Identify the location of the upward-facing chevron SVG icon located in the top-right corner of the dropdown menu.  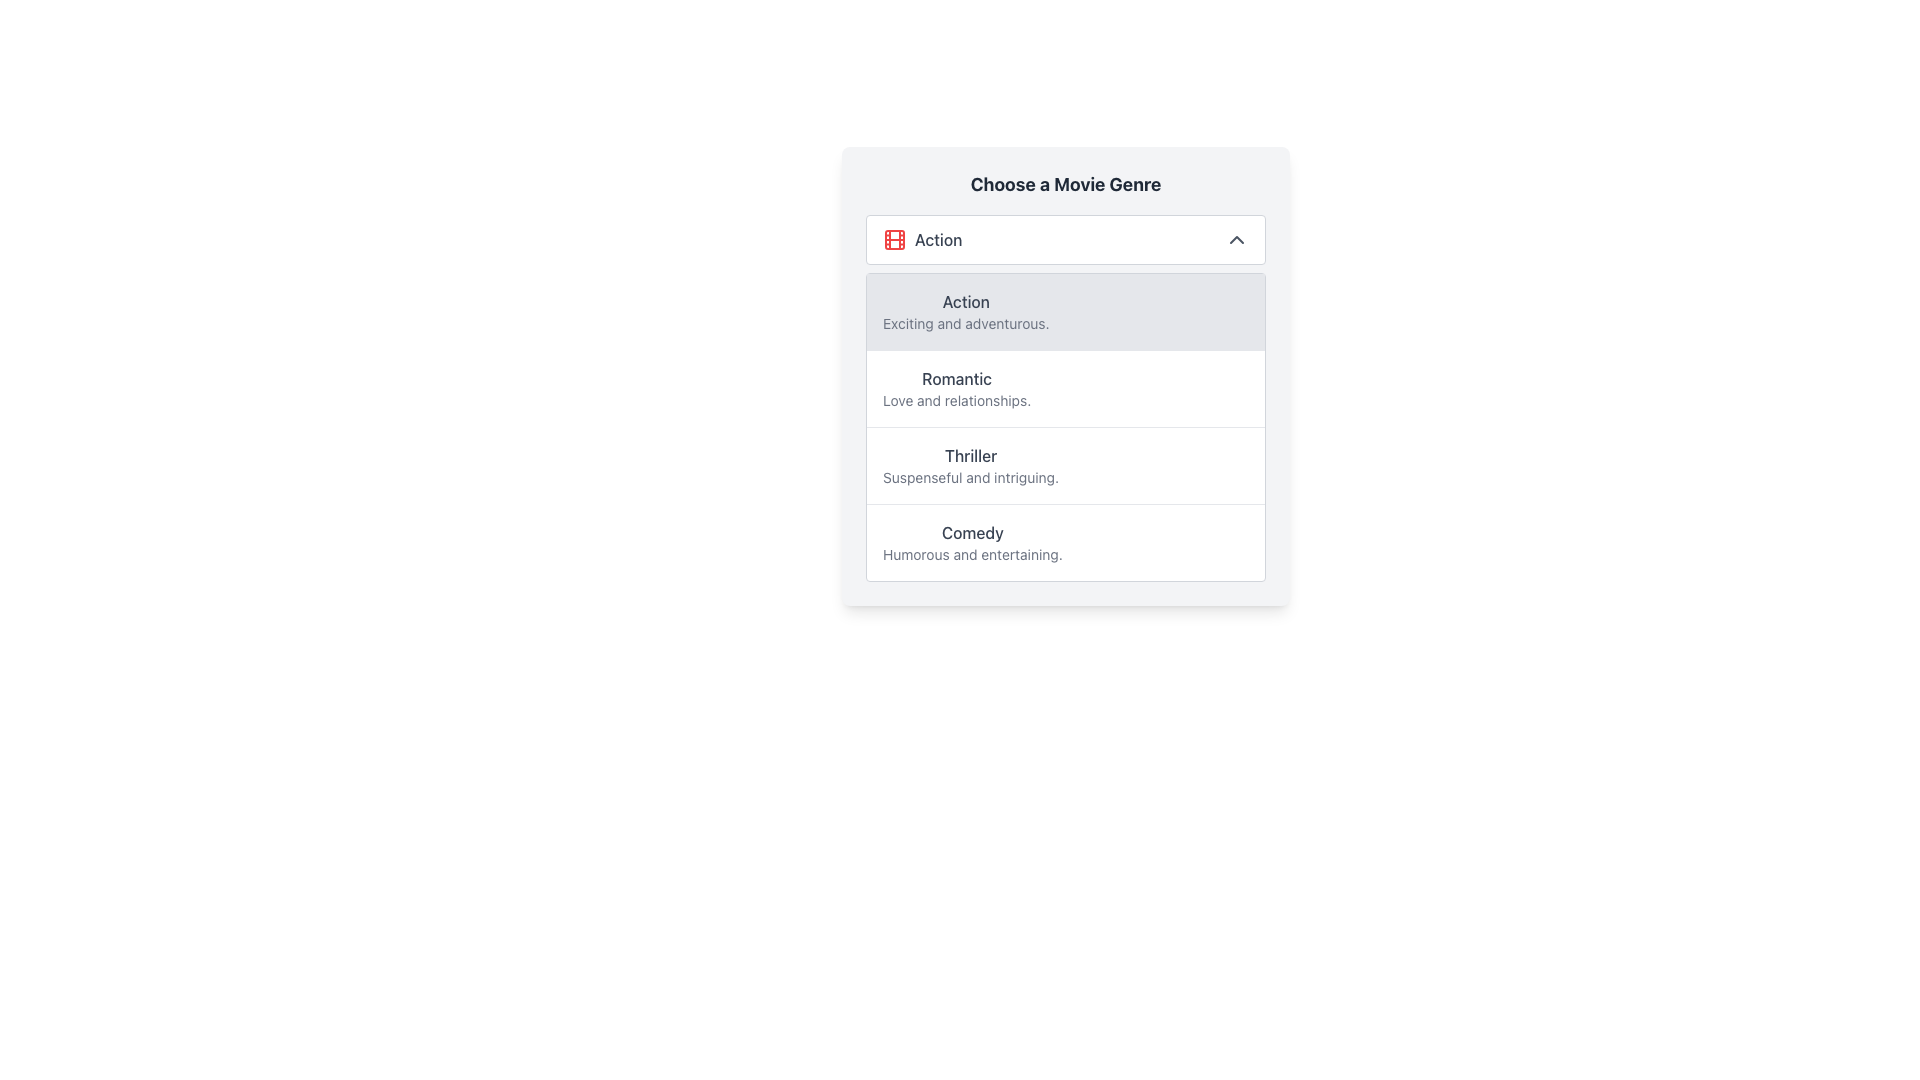
(1236, 238).